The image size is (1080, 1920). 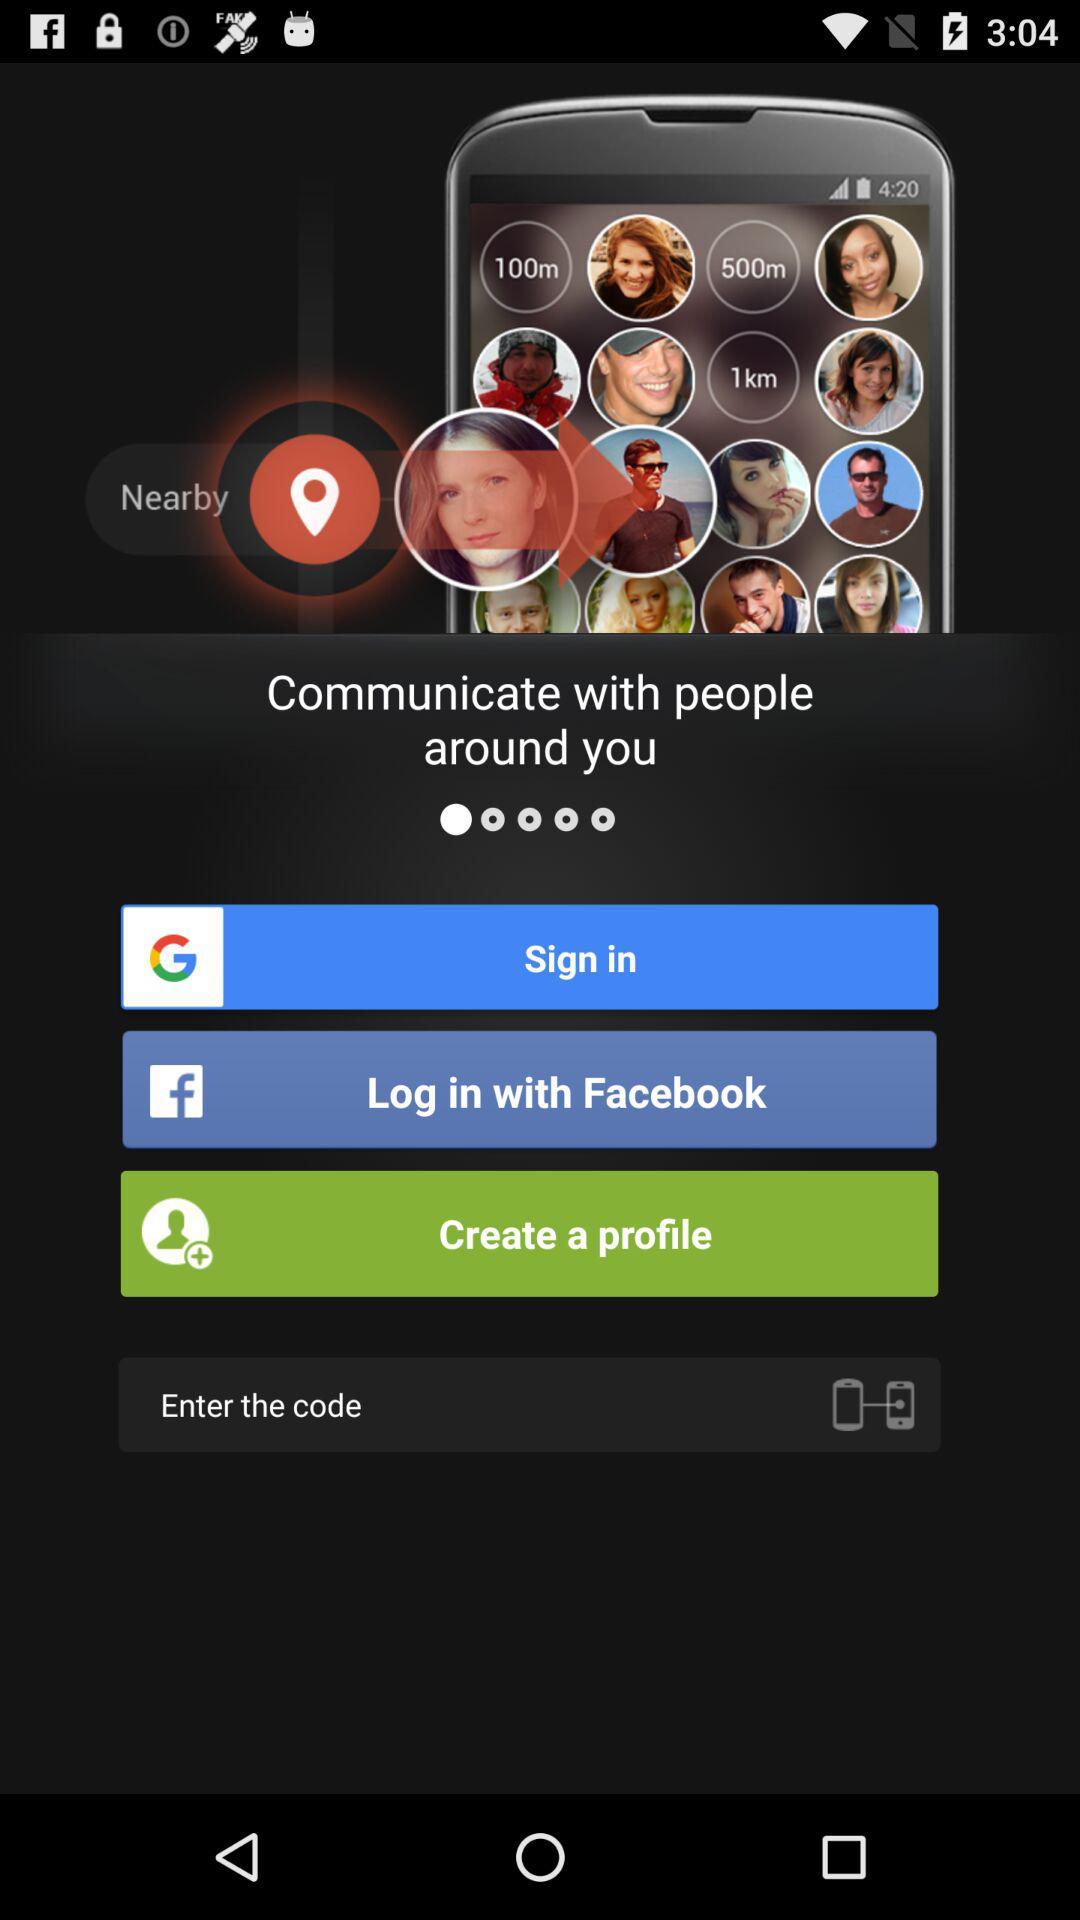 What do you see at coordinates (528, 1403) in the screenshot?
I see `enter the code` at bounding box center [528, 1403].